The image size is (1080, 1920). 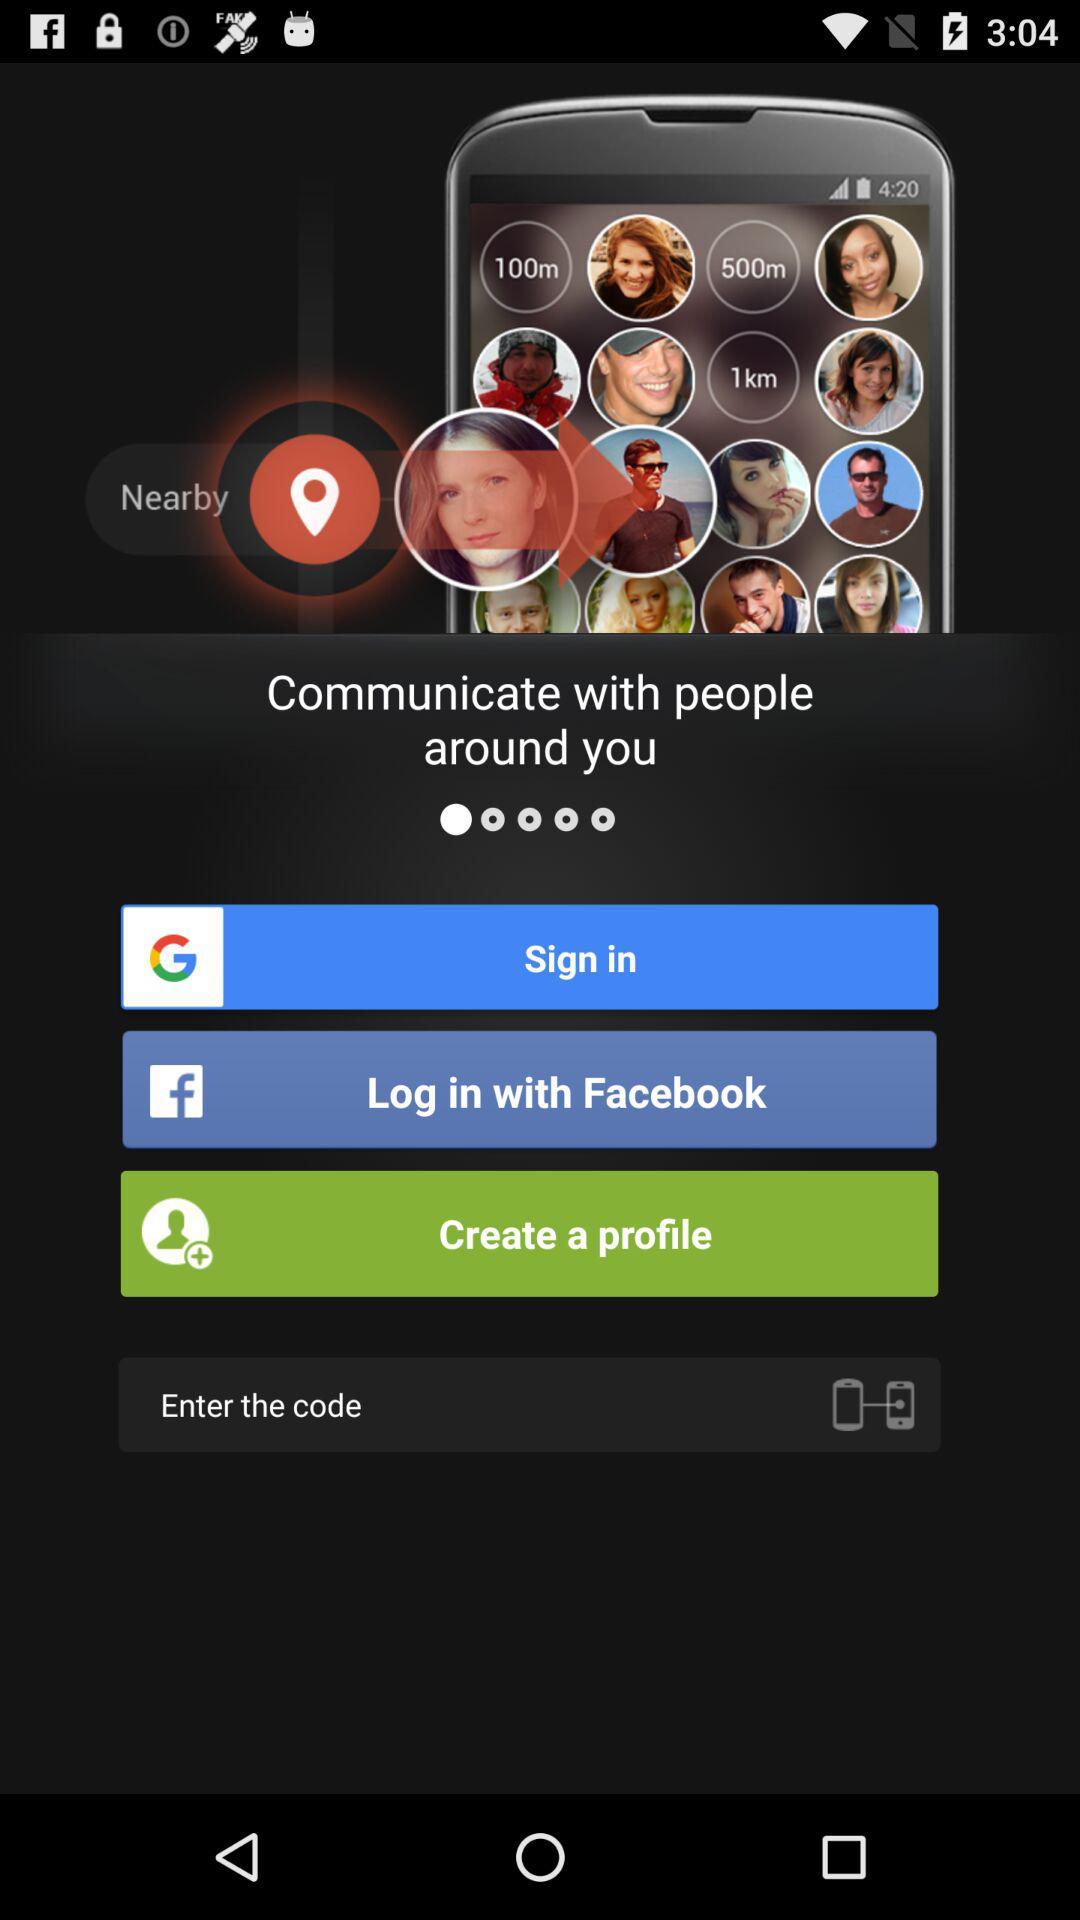 What do you see at coordinates (528, 1403) in the screenshot?
I see `enter the code` at bounding box center [528, 1403].